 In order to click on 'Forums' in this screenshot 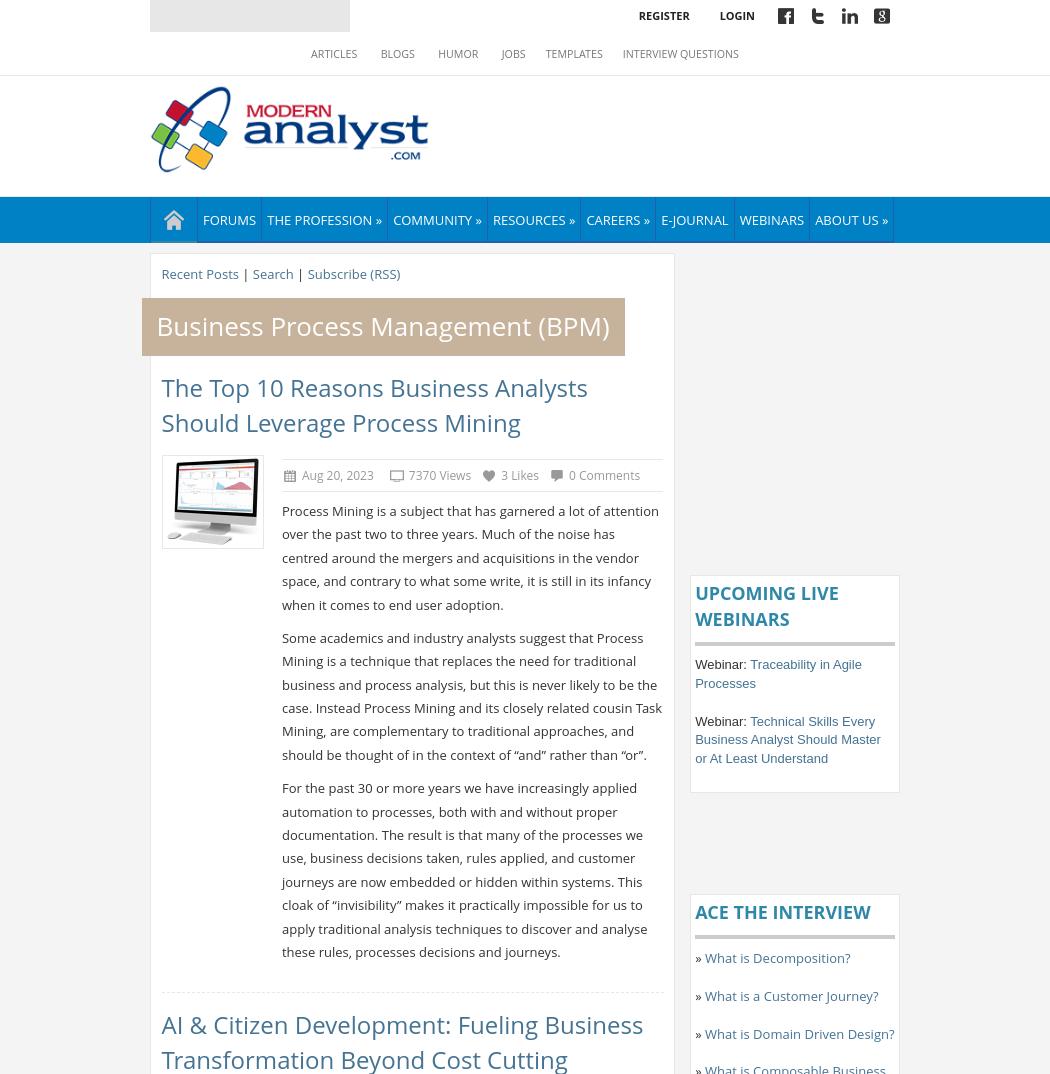, I will do `click(229, 218)`.